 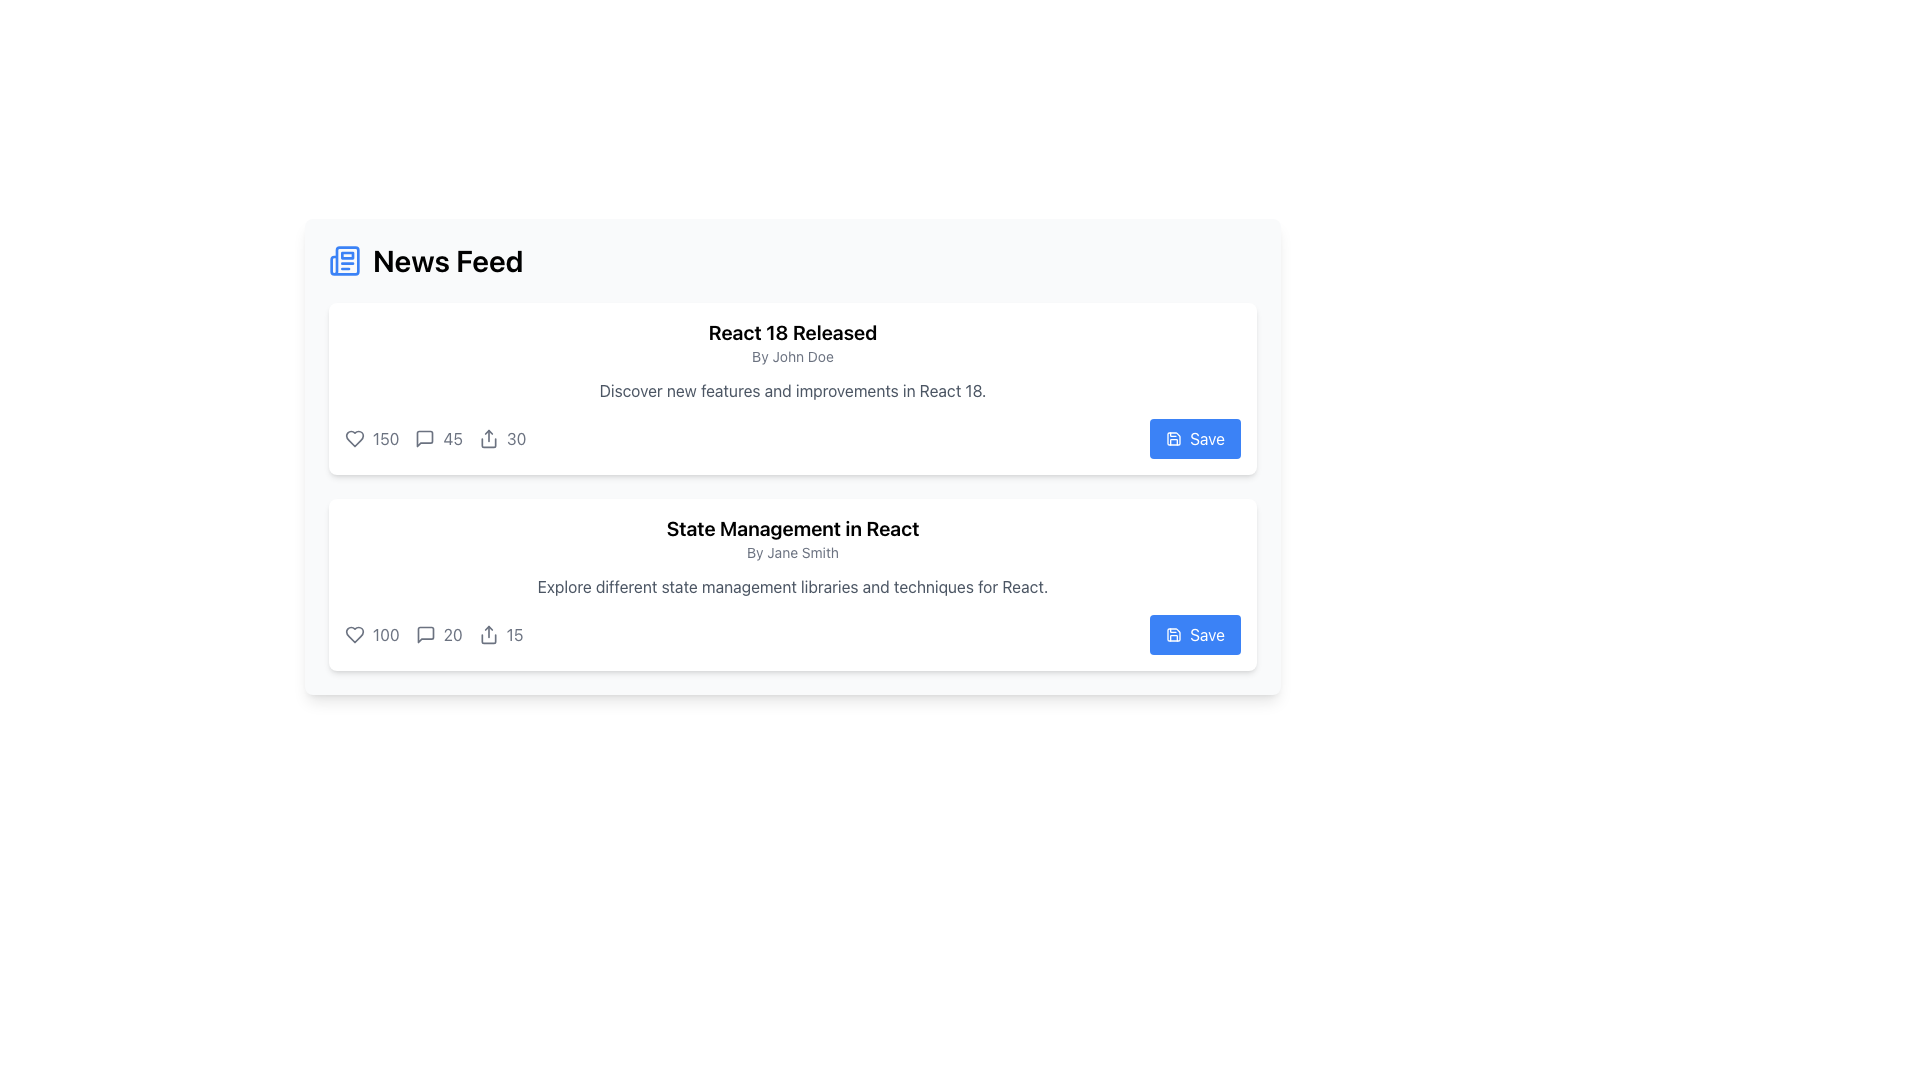 I want to click on the heart-shaped icon button located below the 'State Management in React' article, so click(x=355, y=635).